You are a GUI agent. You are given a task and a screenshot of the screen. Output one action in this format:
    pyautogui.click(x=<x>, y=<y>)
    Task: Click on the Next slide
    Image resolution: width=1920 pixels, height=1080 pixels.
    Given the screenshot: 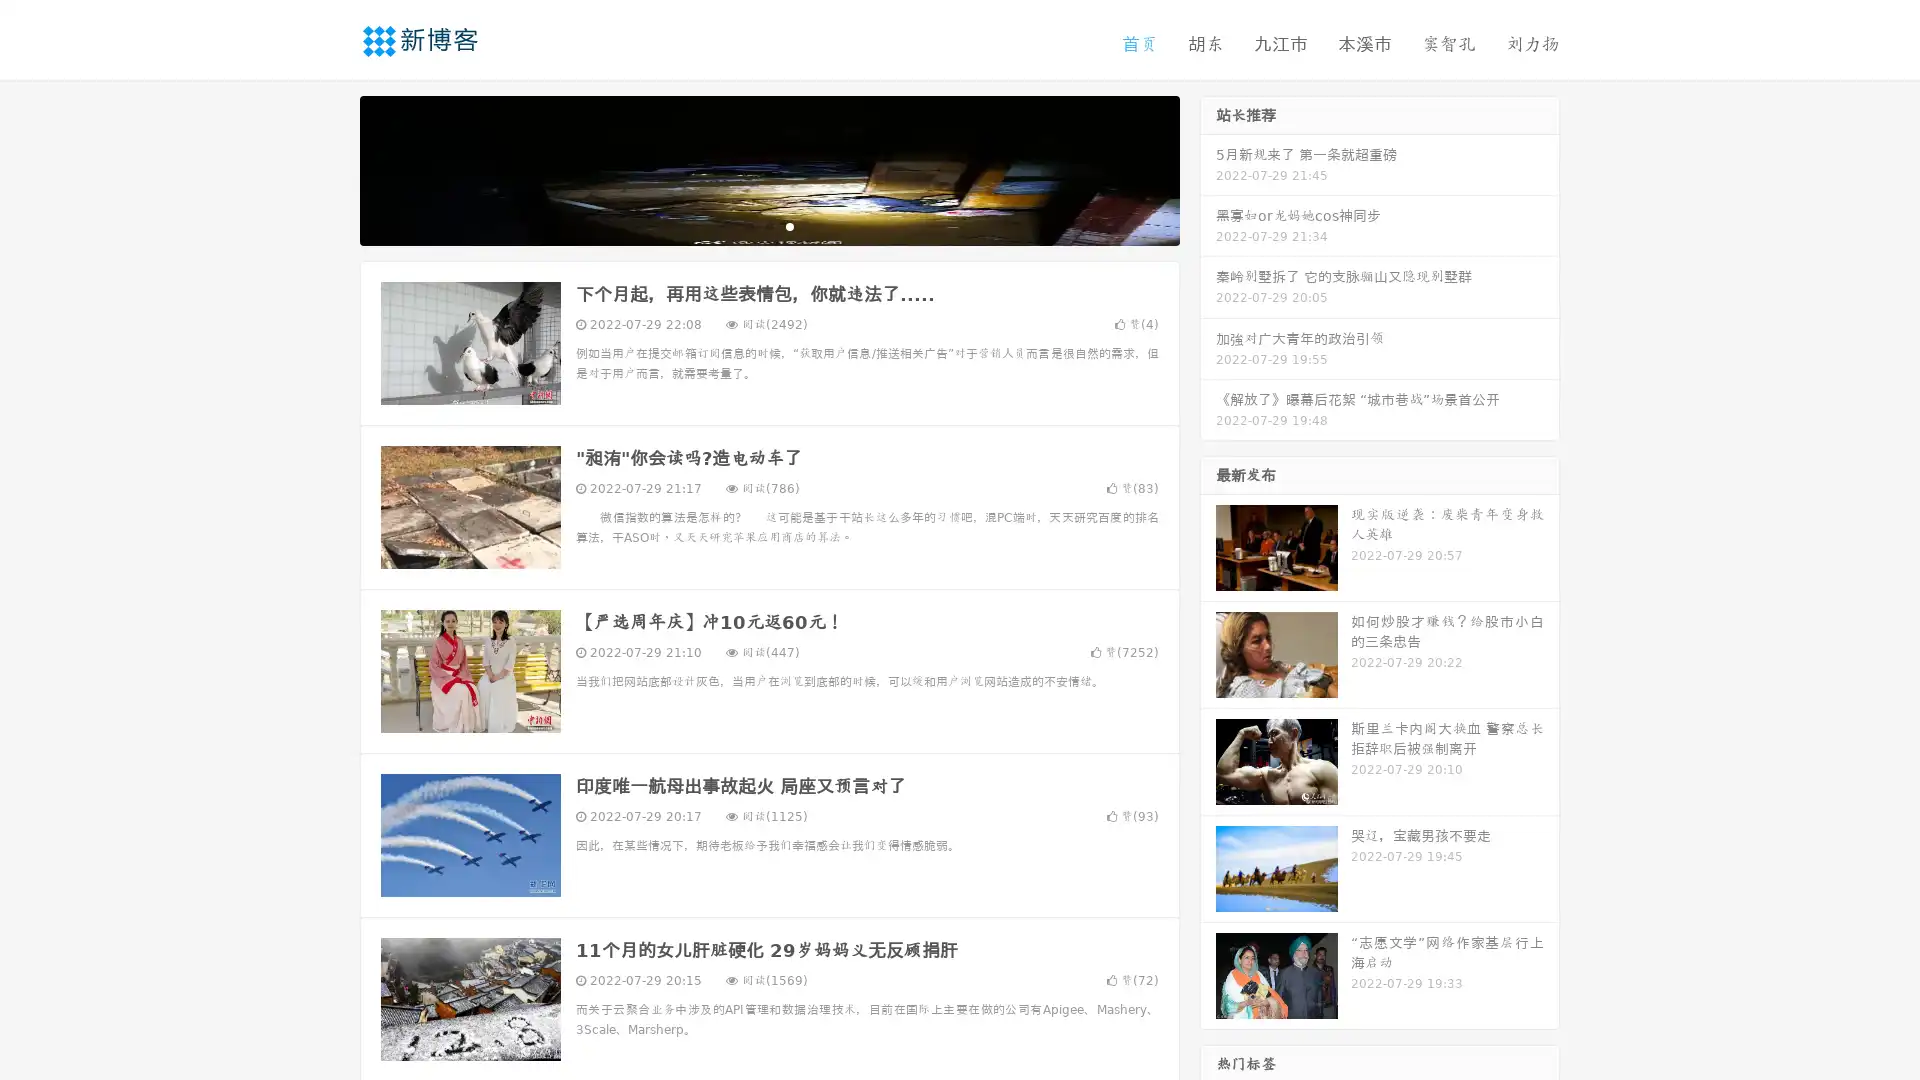 What is the action you would take?
    pyautogui.click(x=1208, y=168)
    